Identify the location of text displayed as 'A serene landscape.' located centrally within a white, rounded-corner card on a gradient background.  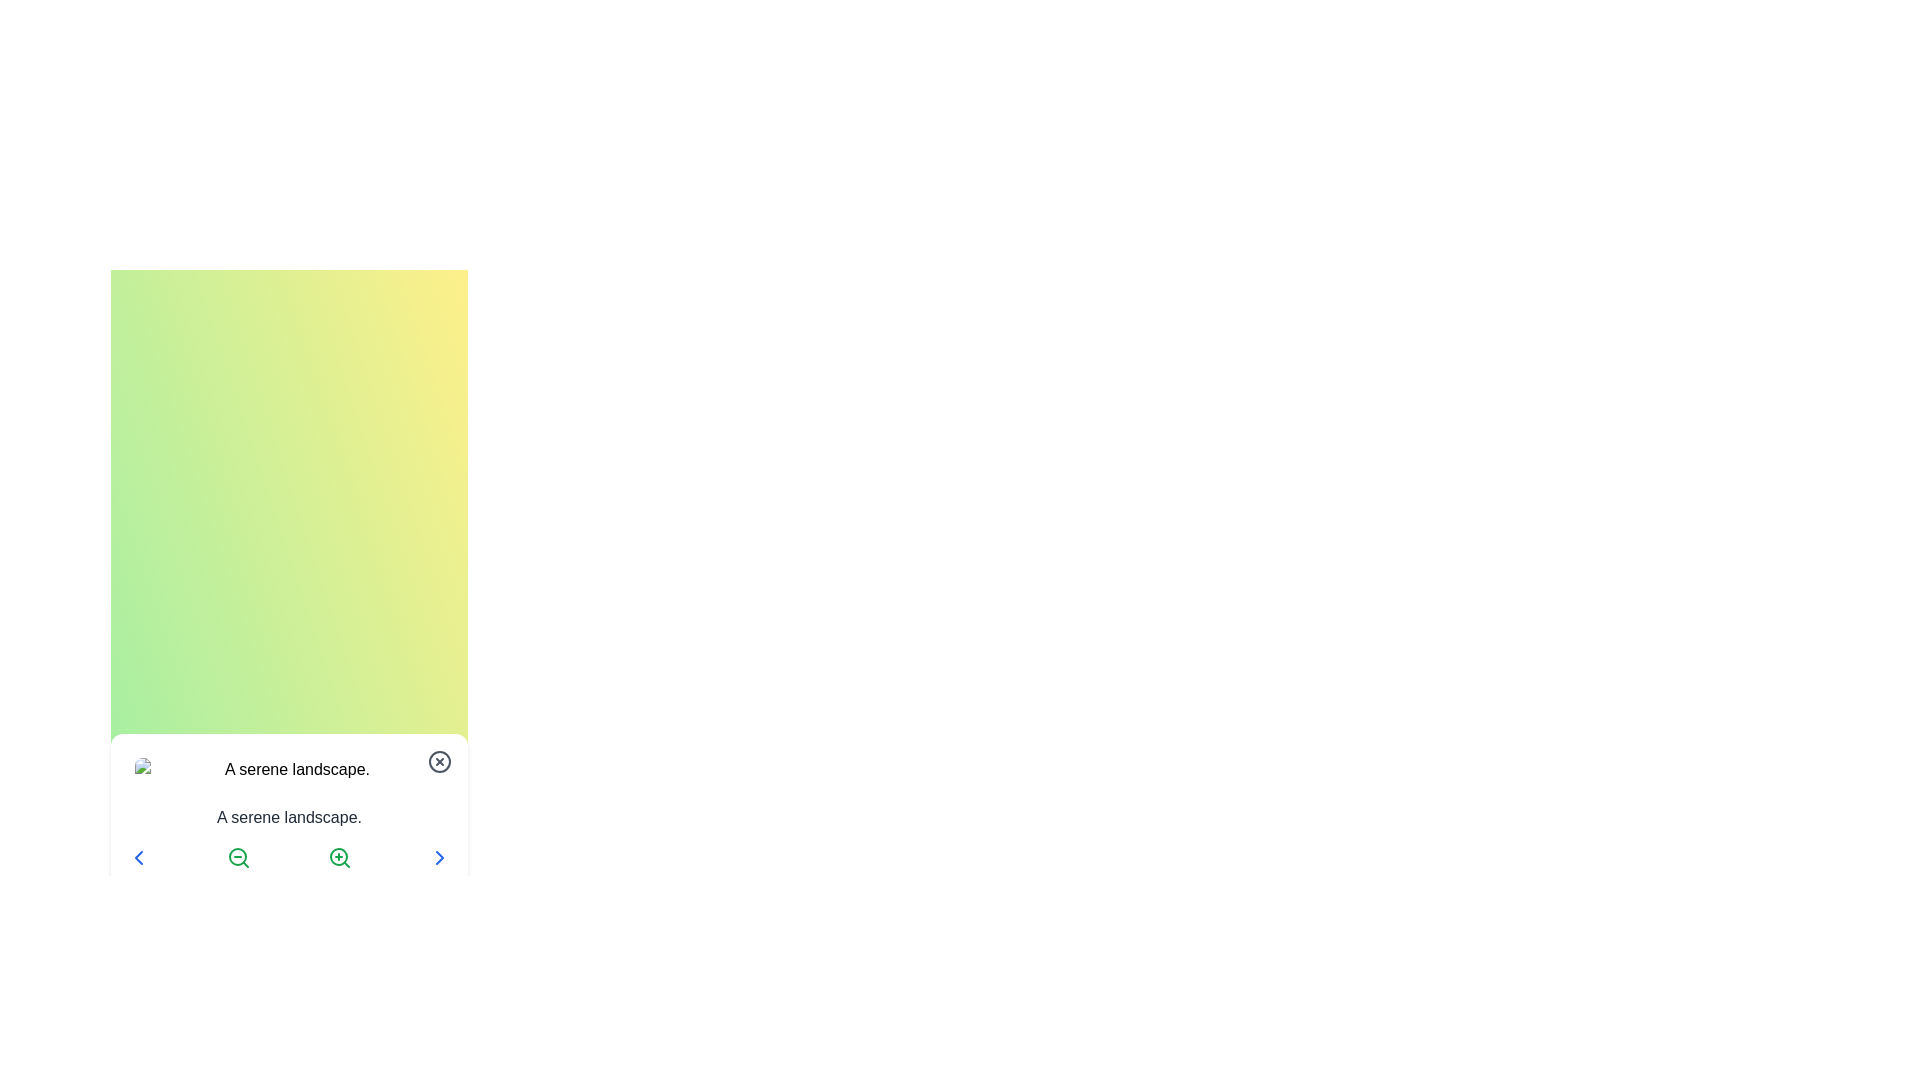
(288, 810).